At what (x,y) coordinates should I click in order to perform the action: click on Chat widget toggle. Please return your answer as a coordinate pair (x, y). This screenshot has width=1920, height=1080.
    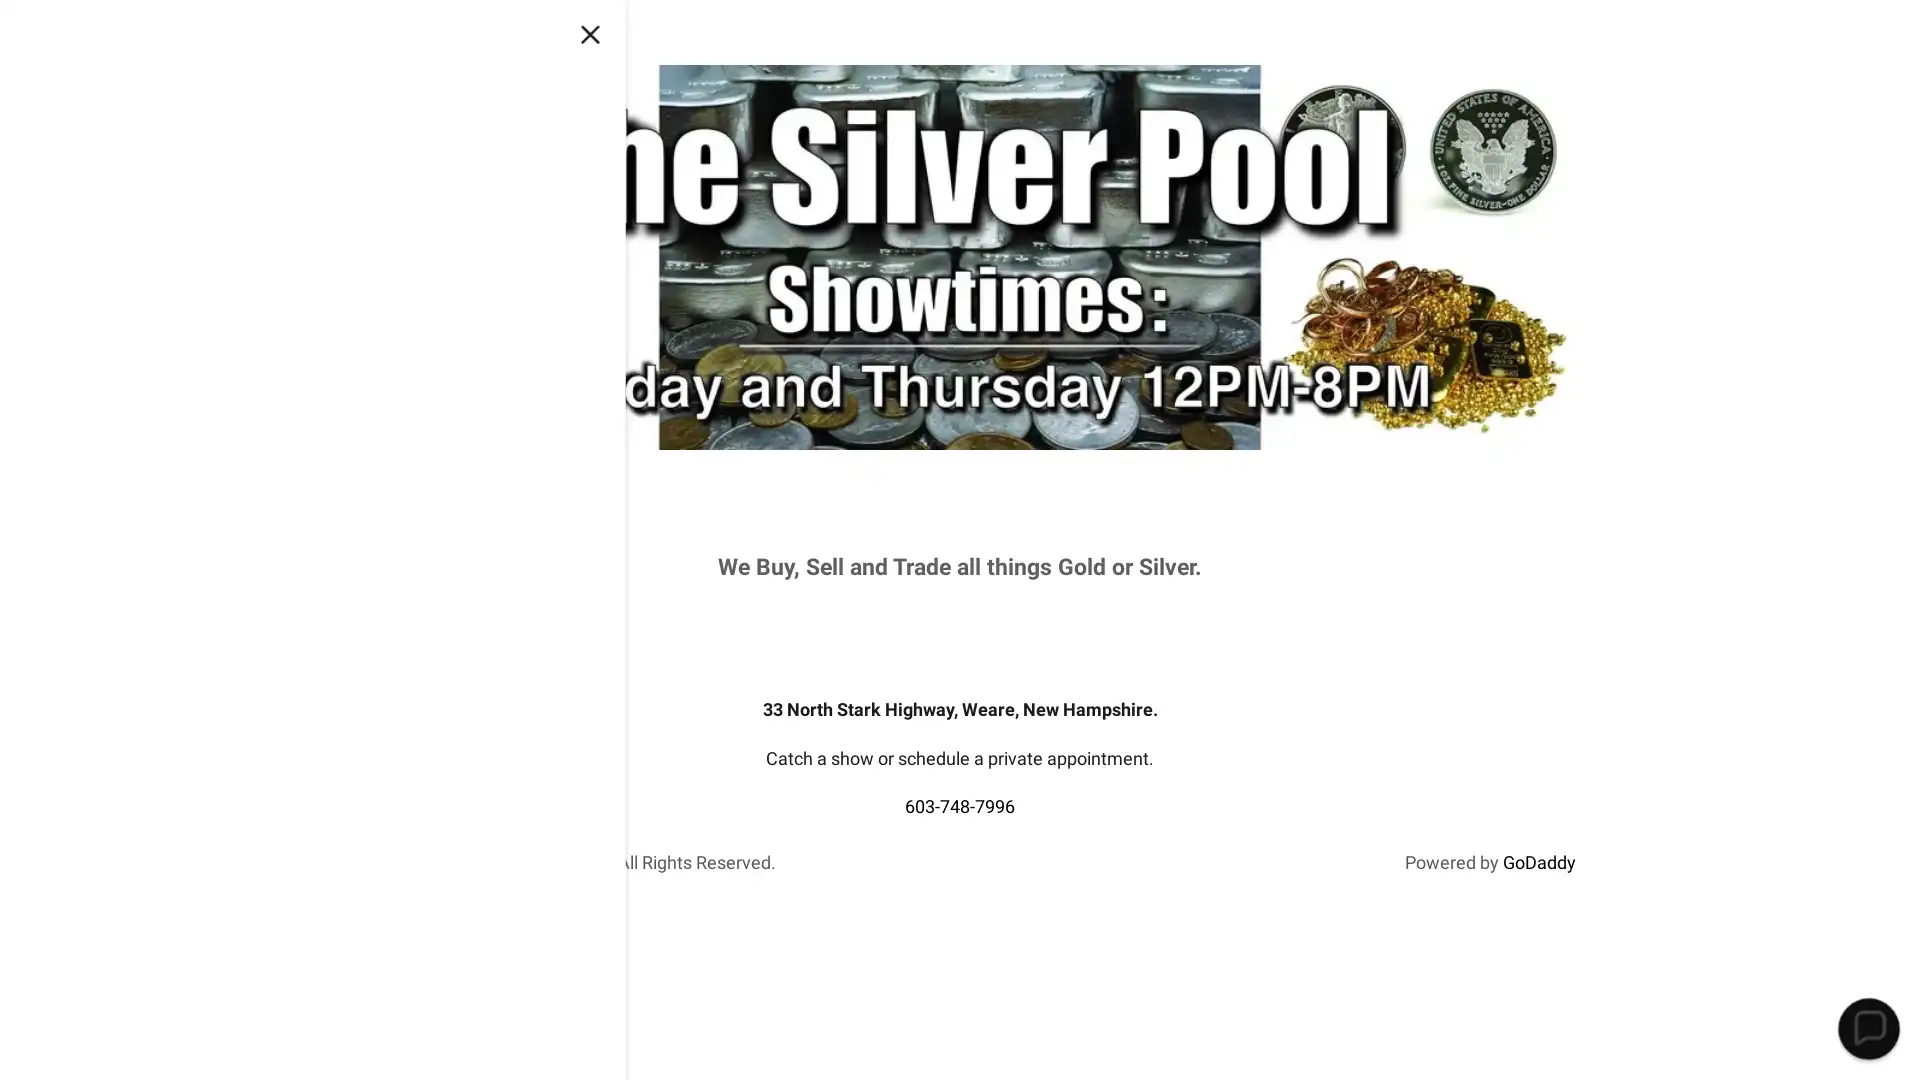
    Looking at the image, I should click on (1867, 1029).